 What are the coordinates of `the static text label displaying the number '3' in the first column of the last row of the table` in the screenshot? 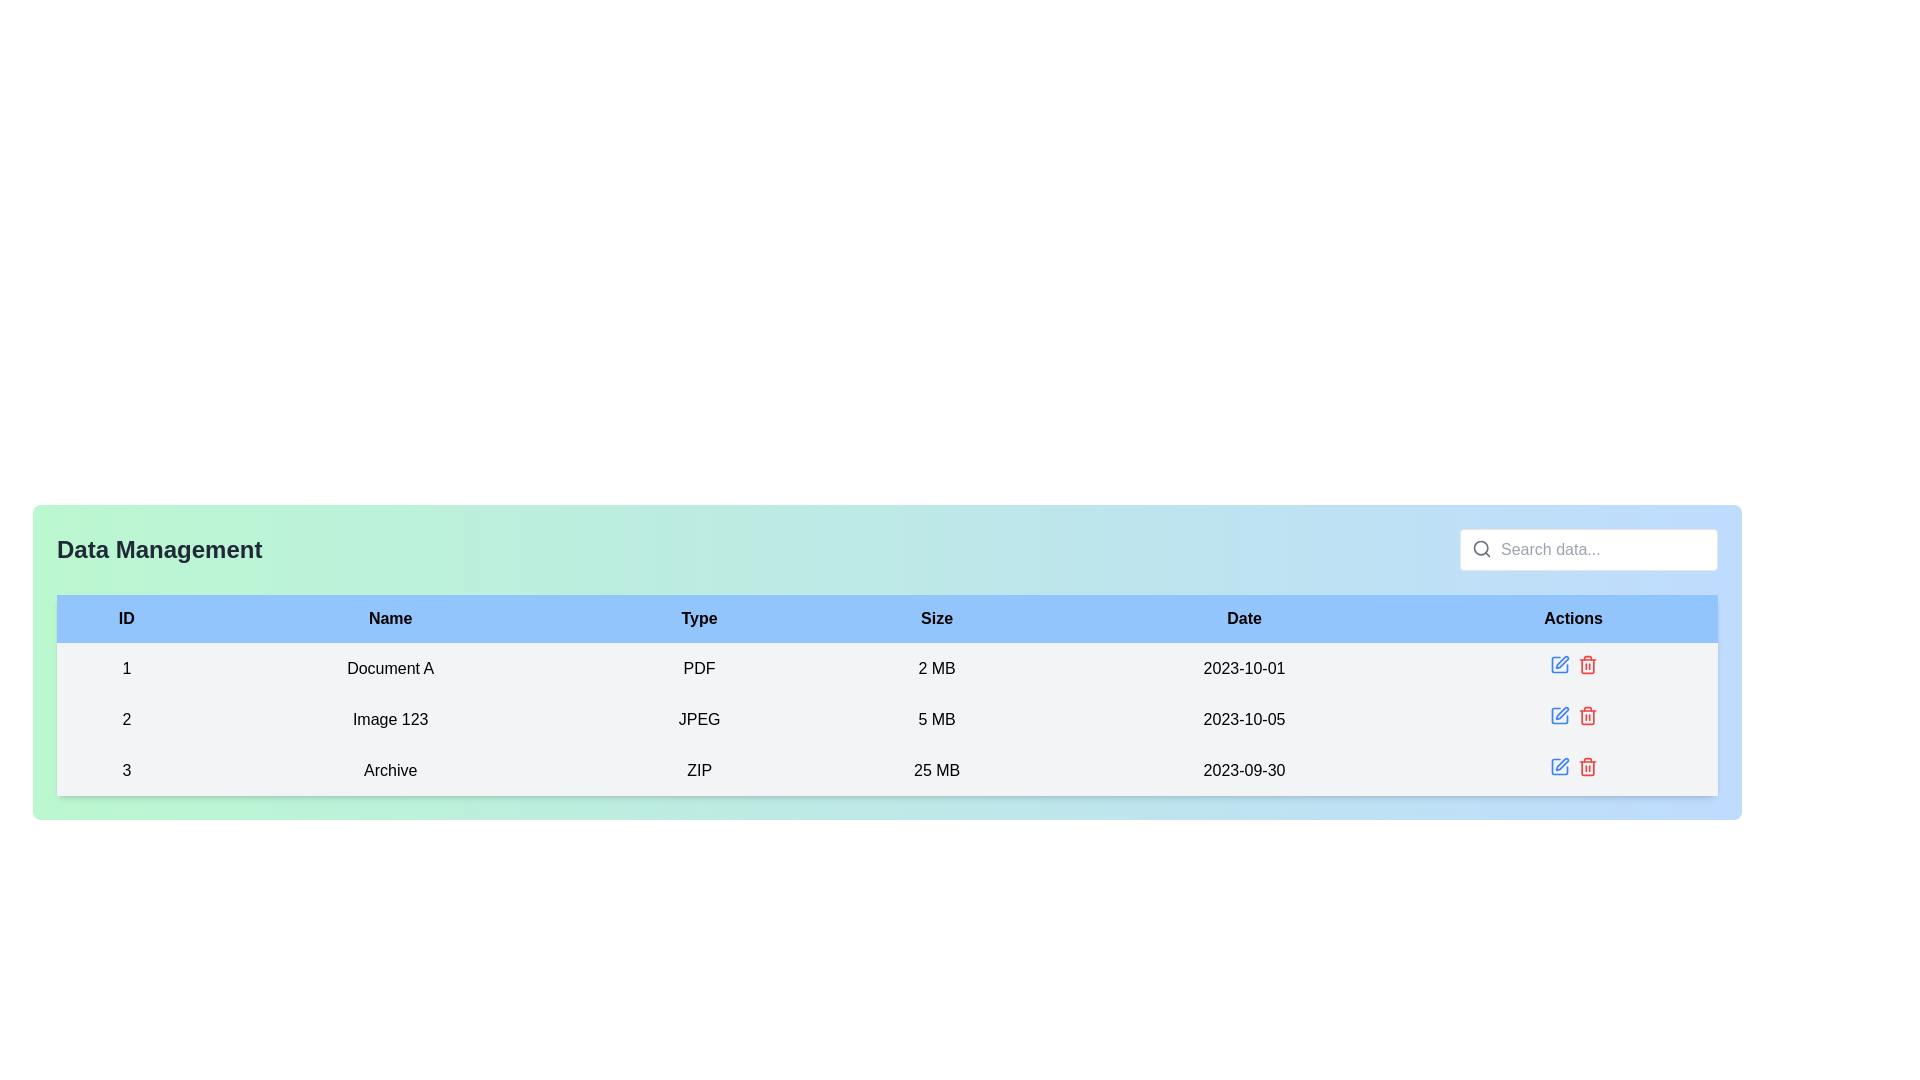 It's located at (125, 769).